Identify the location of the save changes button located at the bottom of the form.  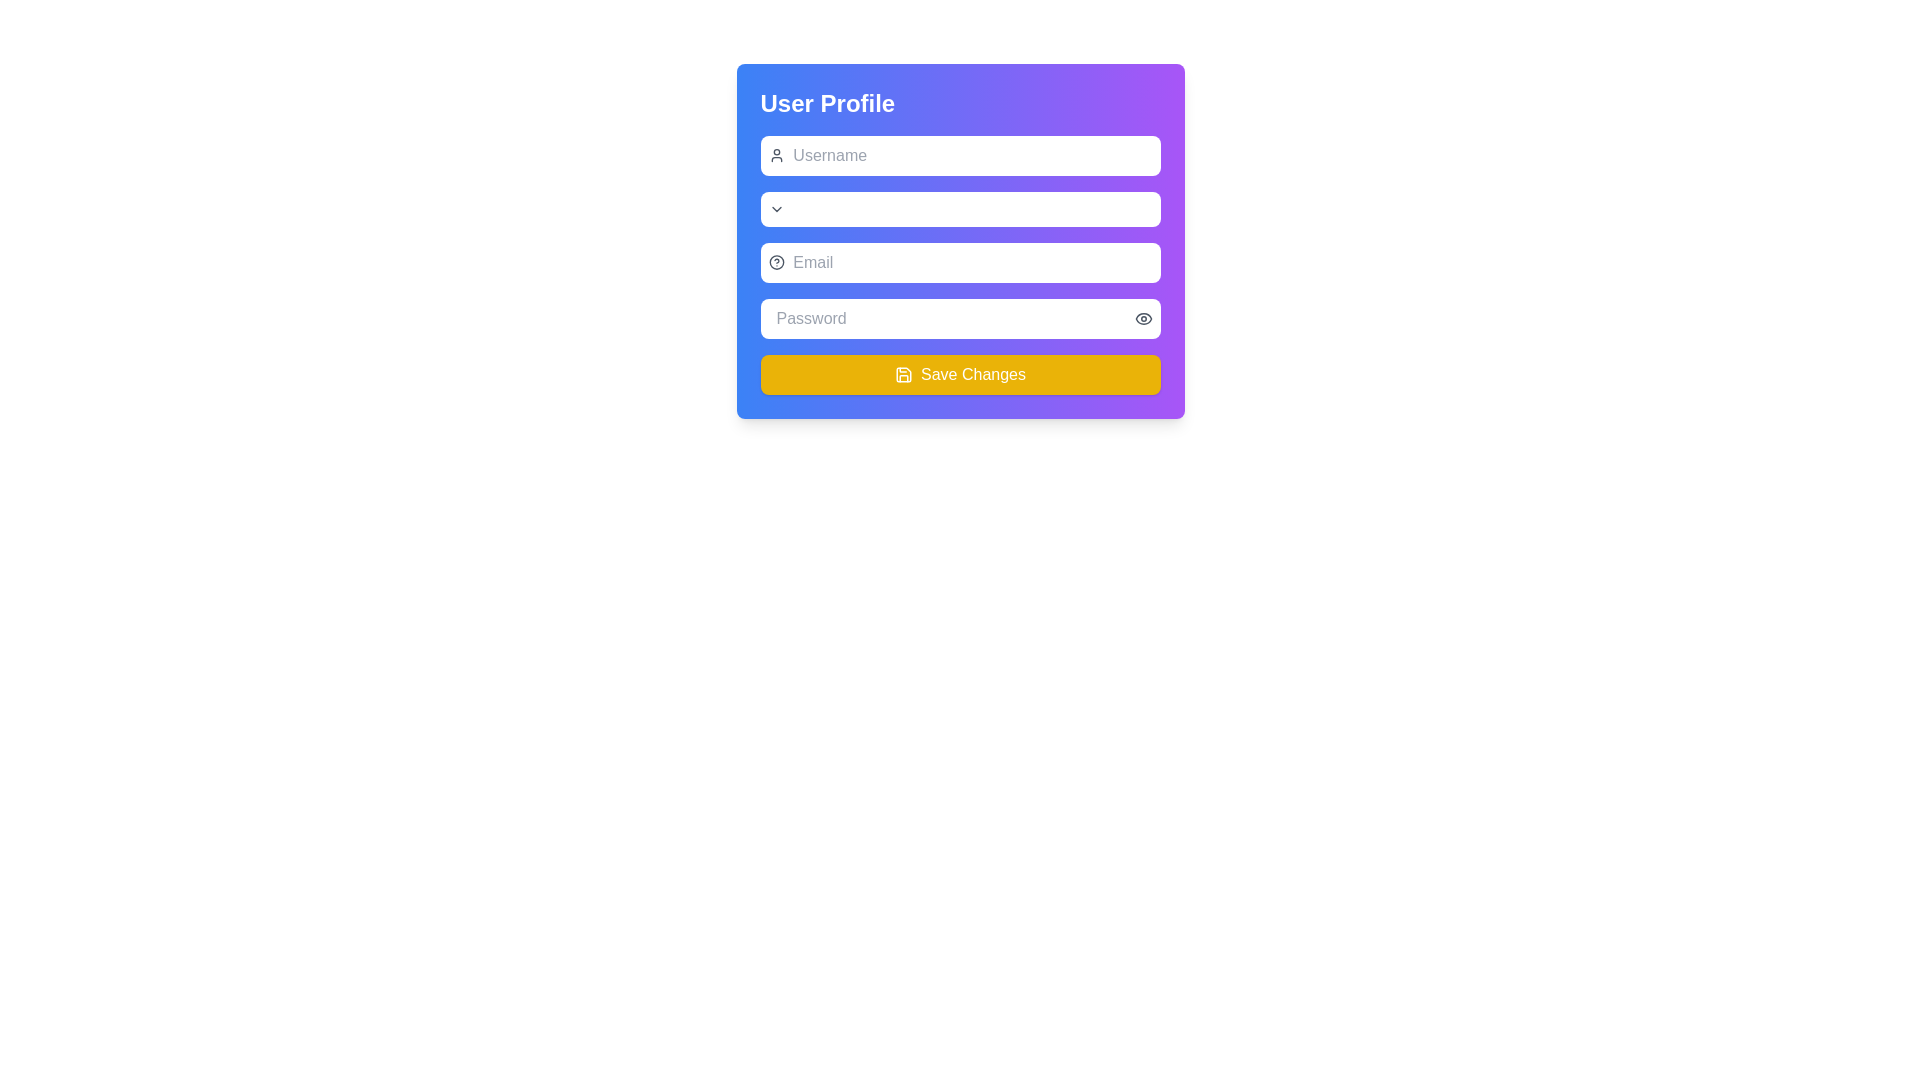
(960, 374).